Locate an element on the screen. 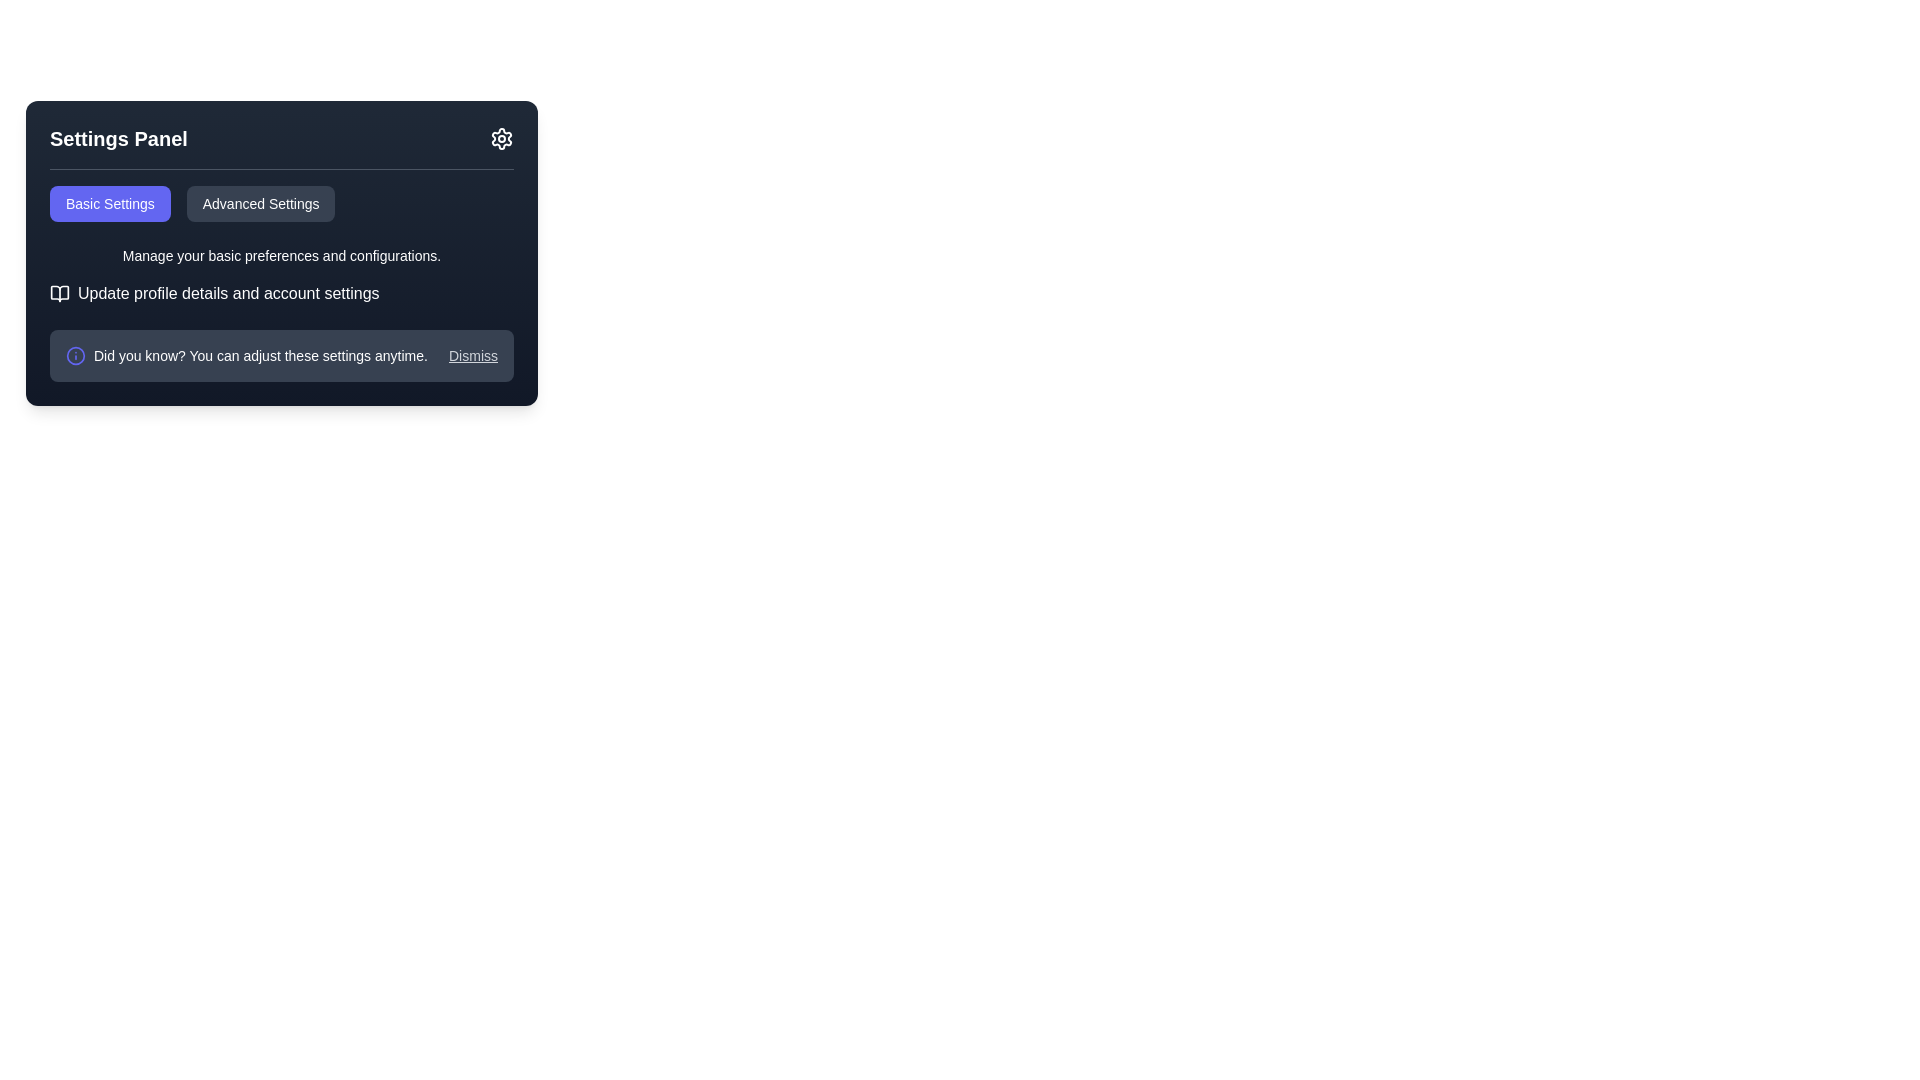 The height and width of the screenshot is (1080, 1920). the notification bar with the dark gray background and the text 'Did you know? You can adjust these settings anytime.' is located at coordinates (281, 354).